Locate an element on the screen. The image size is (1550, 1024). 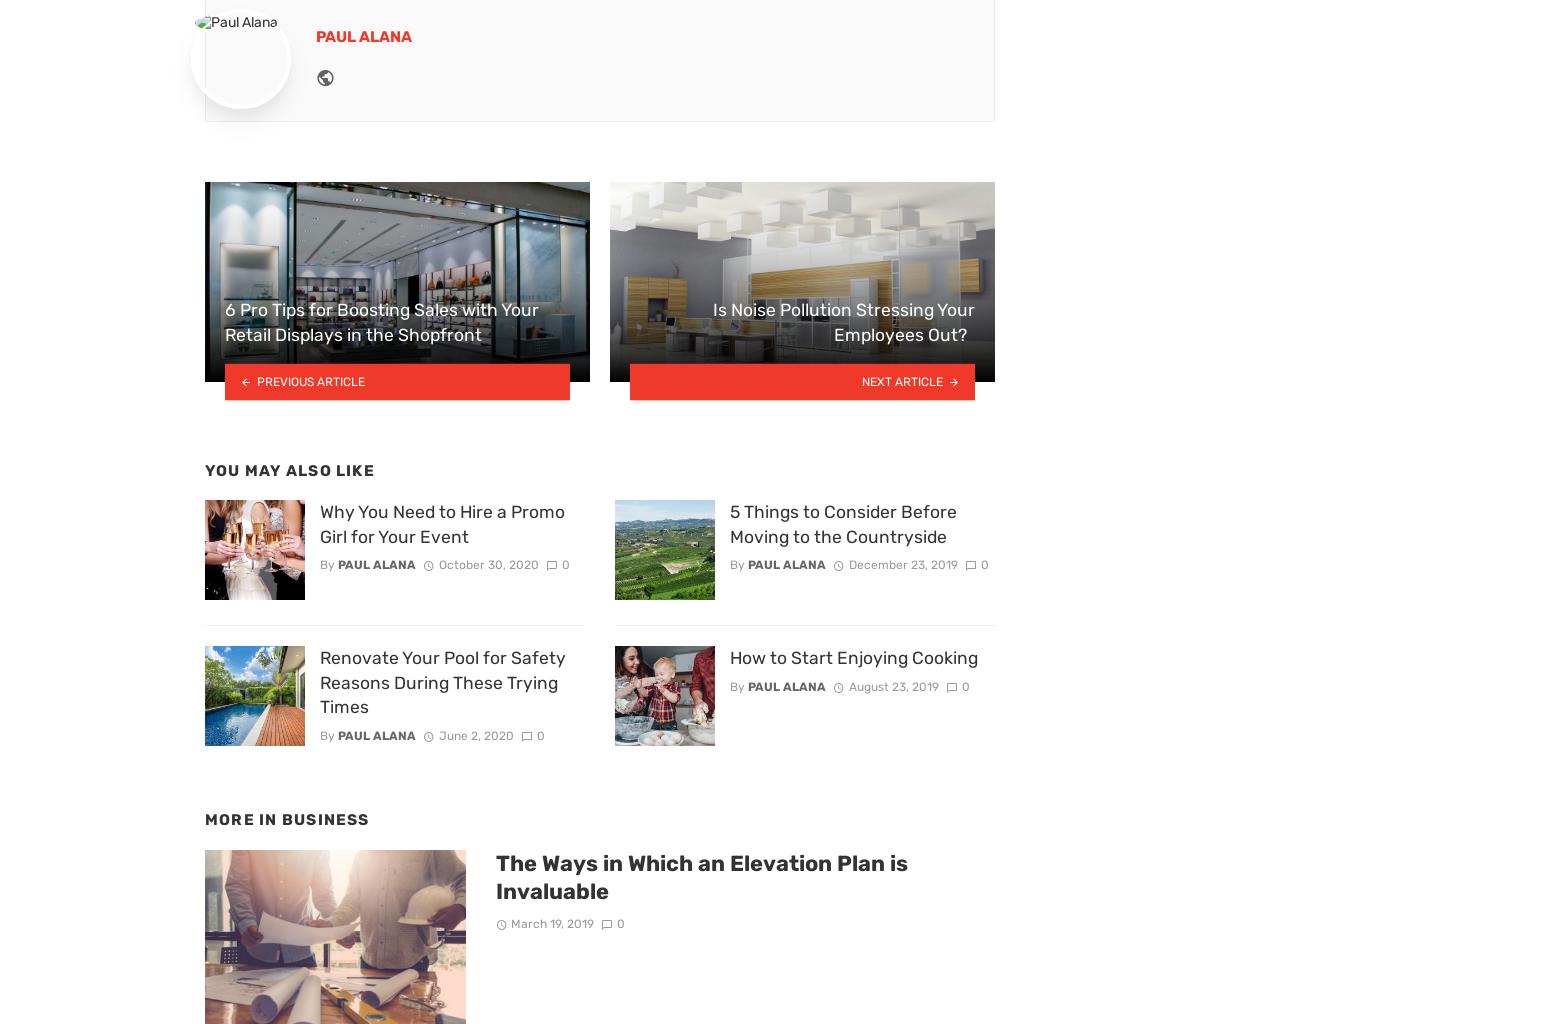
'March 19, 2019' is located at coordinates (552, 922).